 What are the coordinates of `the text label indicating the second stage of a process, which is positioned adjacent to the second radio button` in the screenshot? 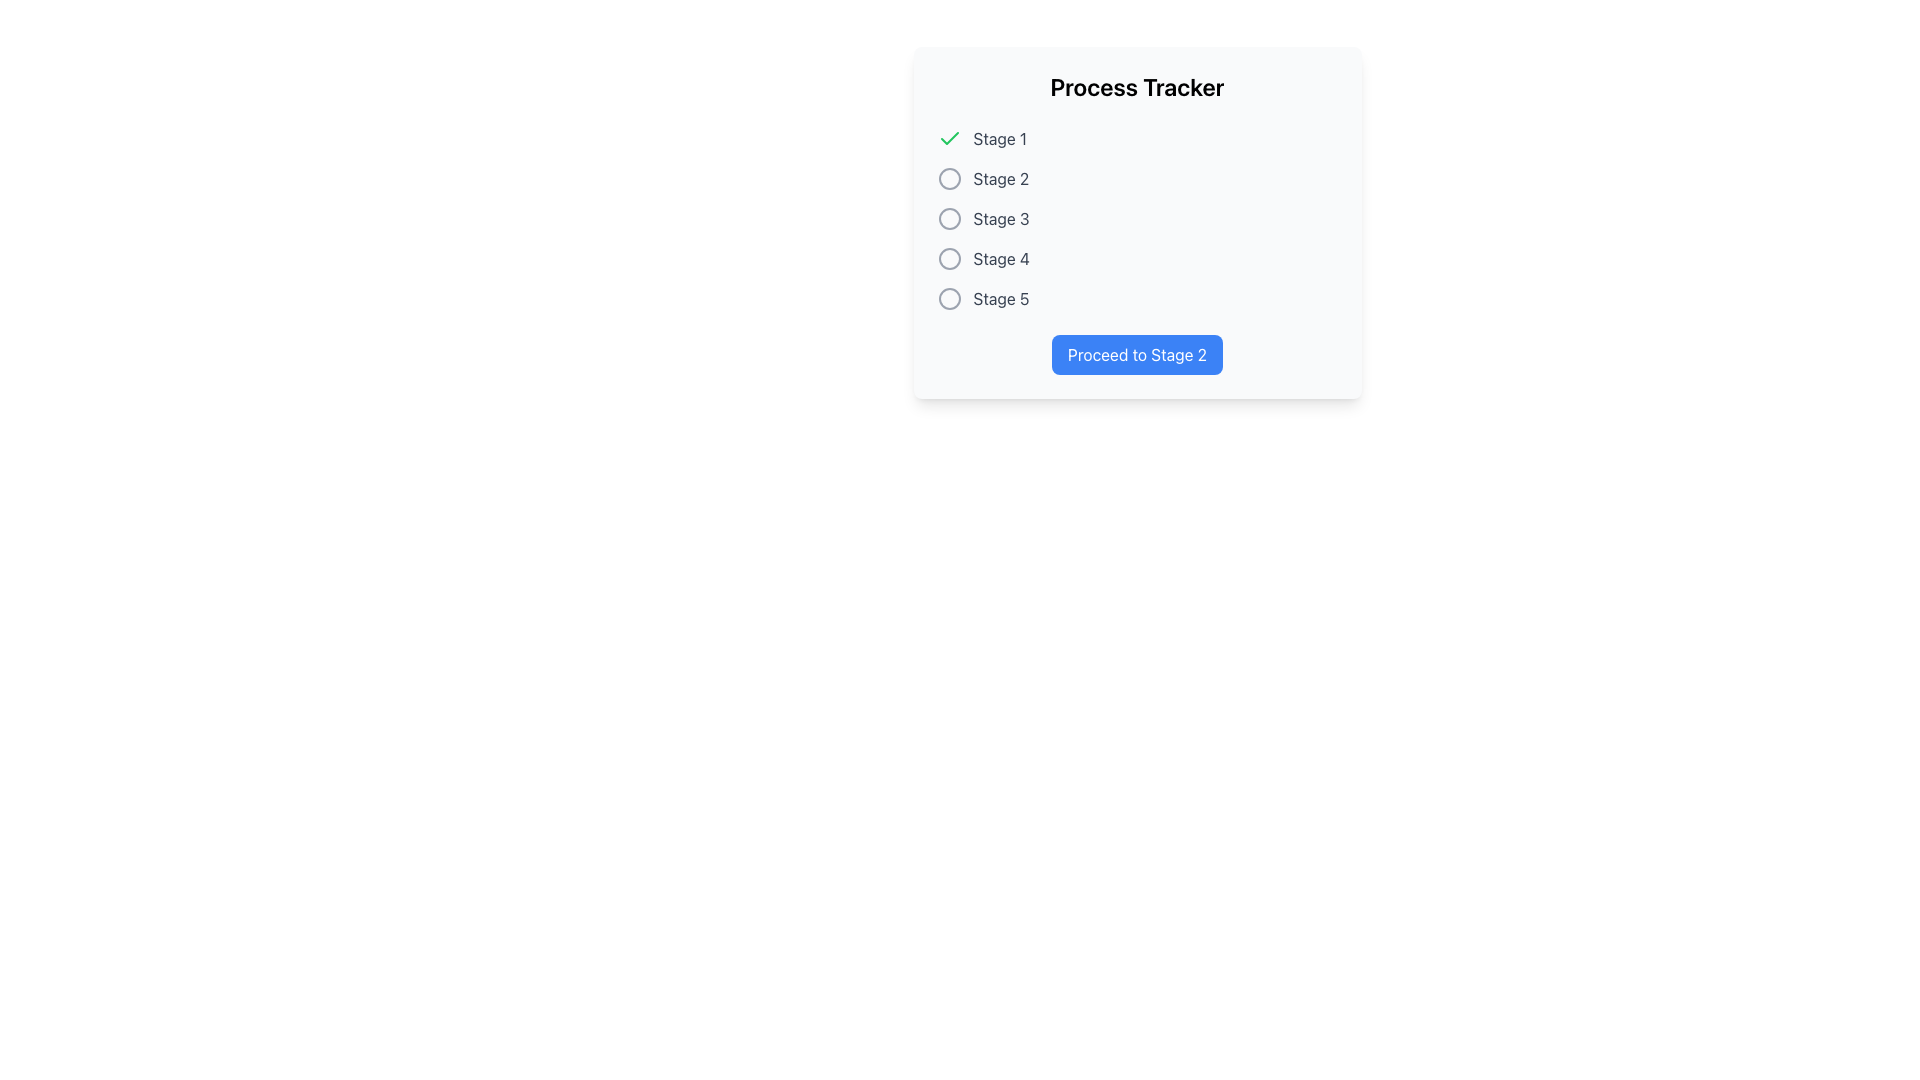 It's located at (1001, 177).